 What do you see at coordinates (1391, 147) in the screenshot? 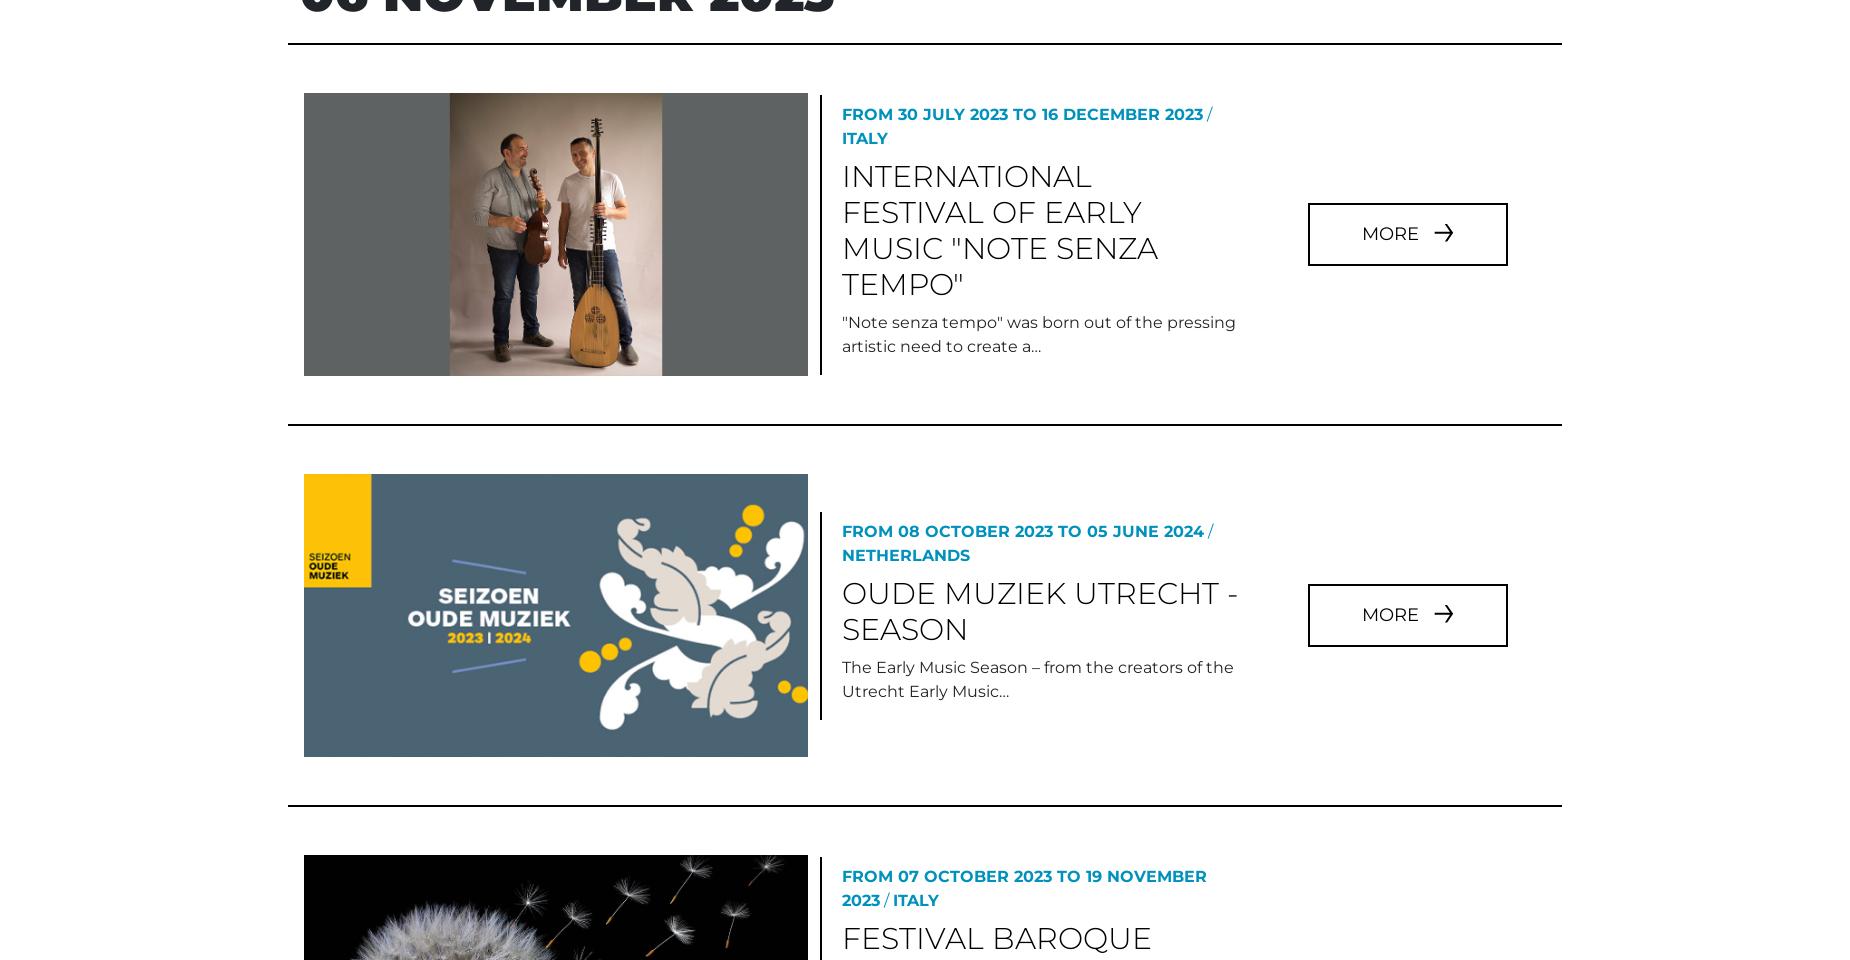
I see `'More'` at bounding box center [1391, 147].